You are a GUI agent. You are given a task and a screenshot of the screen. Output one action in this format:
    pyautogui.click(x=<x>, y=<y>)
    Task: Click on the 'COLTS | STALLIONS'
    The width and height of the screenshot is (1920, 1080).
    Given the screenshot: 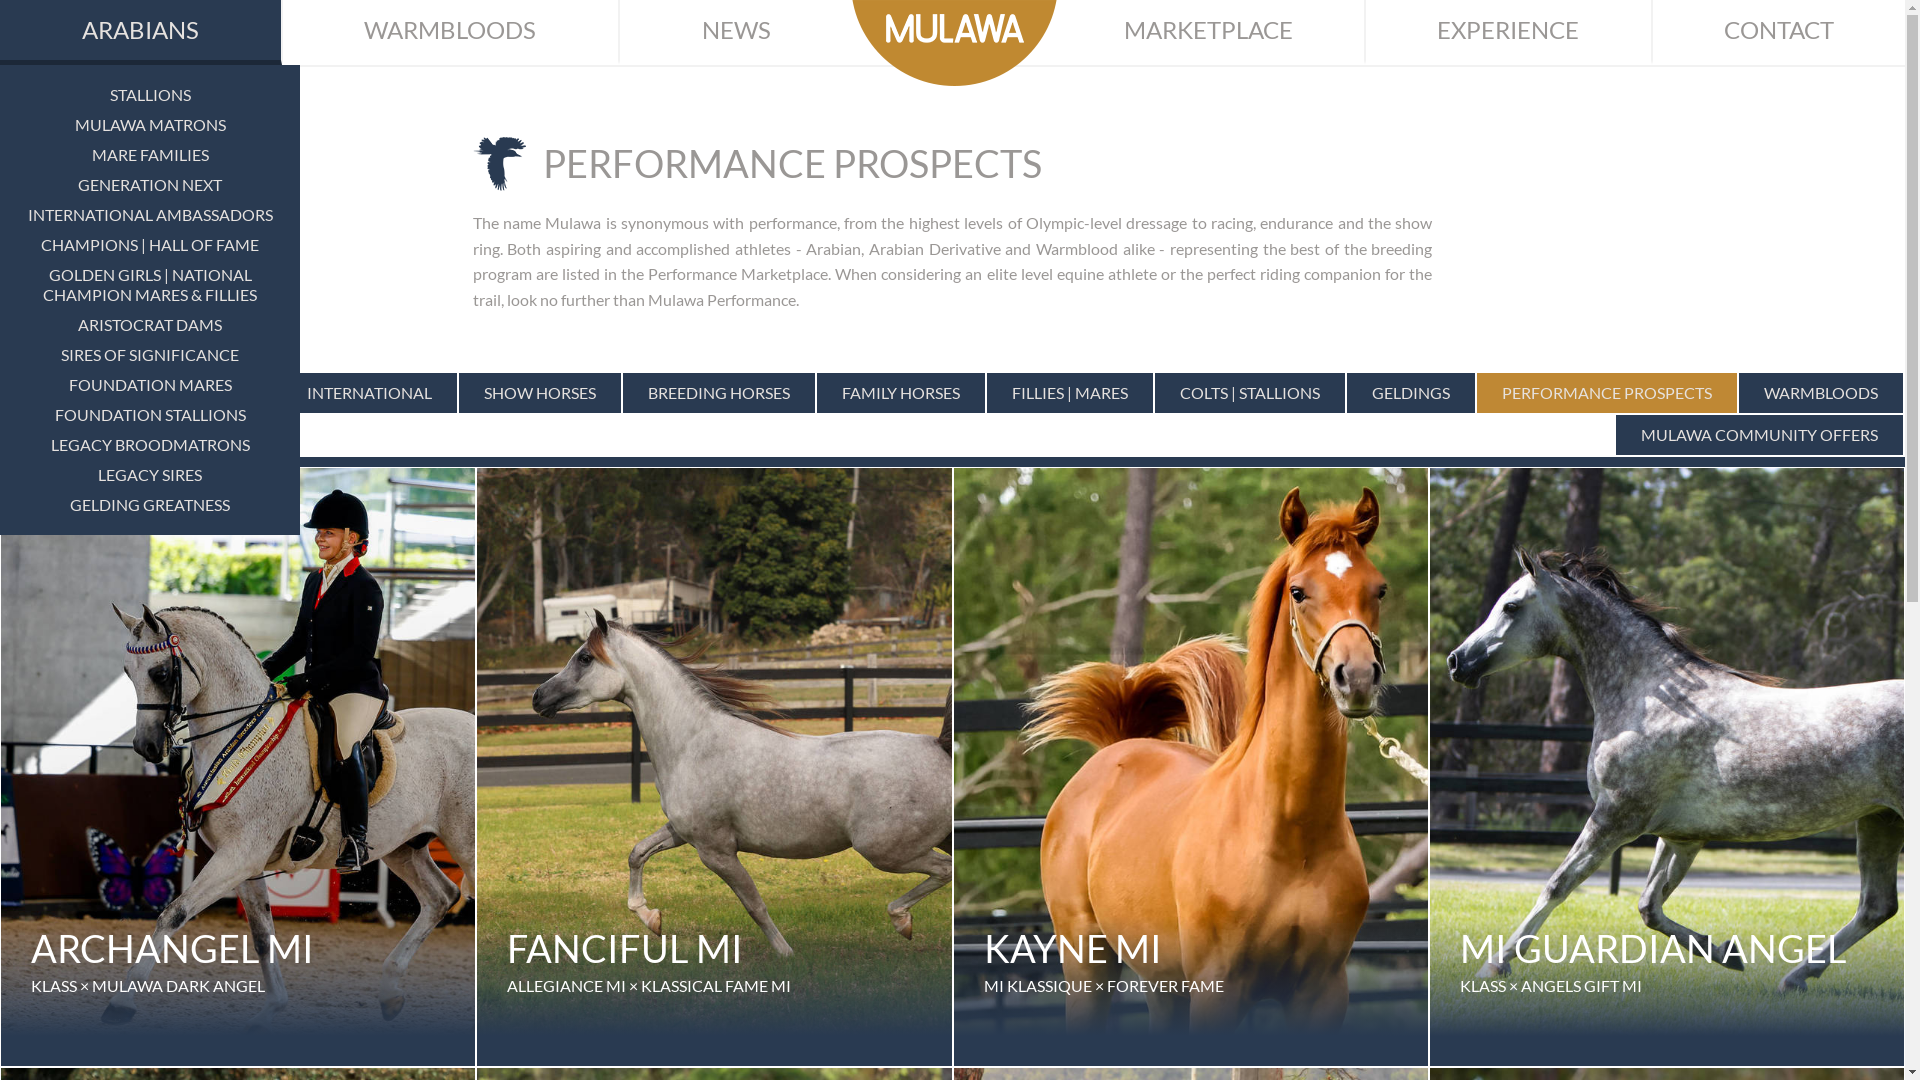 What is the action you would take?
    pyautogui.click(x=1248, y=393)
    